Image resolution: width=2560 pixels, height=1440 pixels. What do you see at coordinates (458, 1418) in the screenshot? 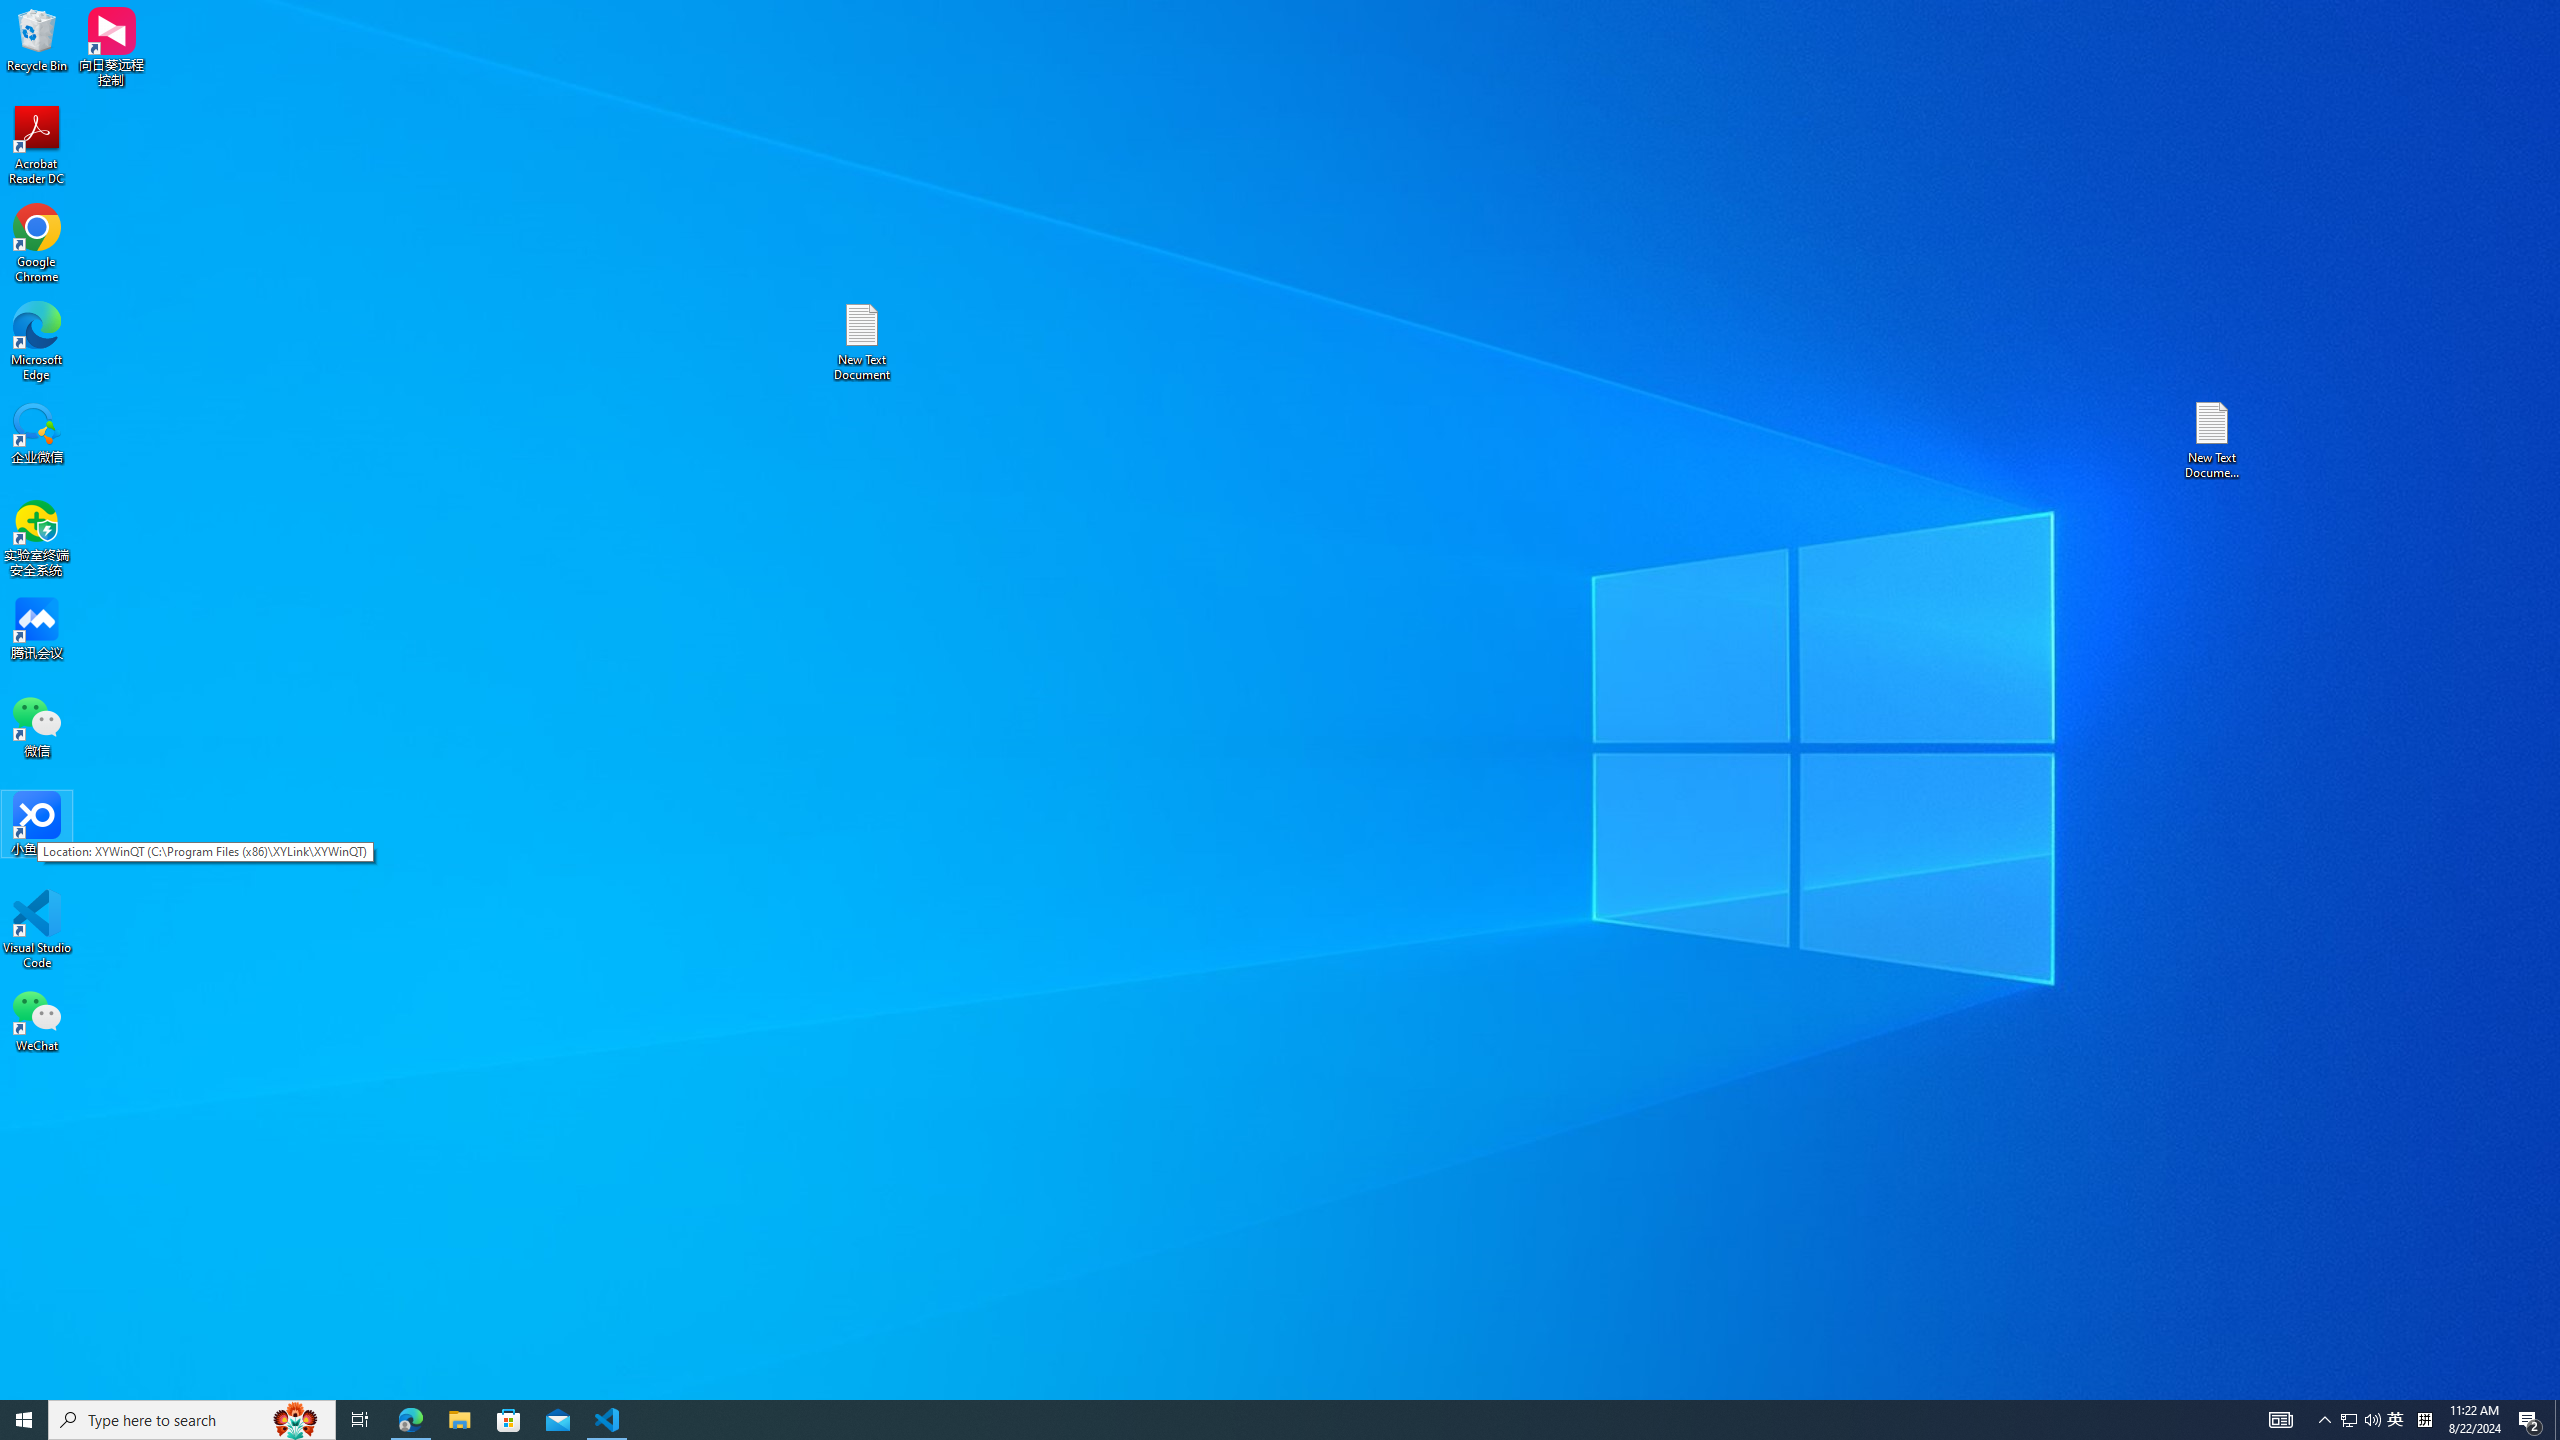
I see `'File Explorer'` at bounding box center [458, 1418].